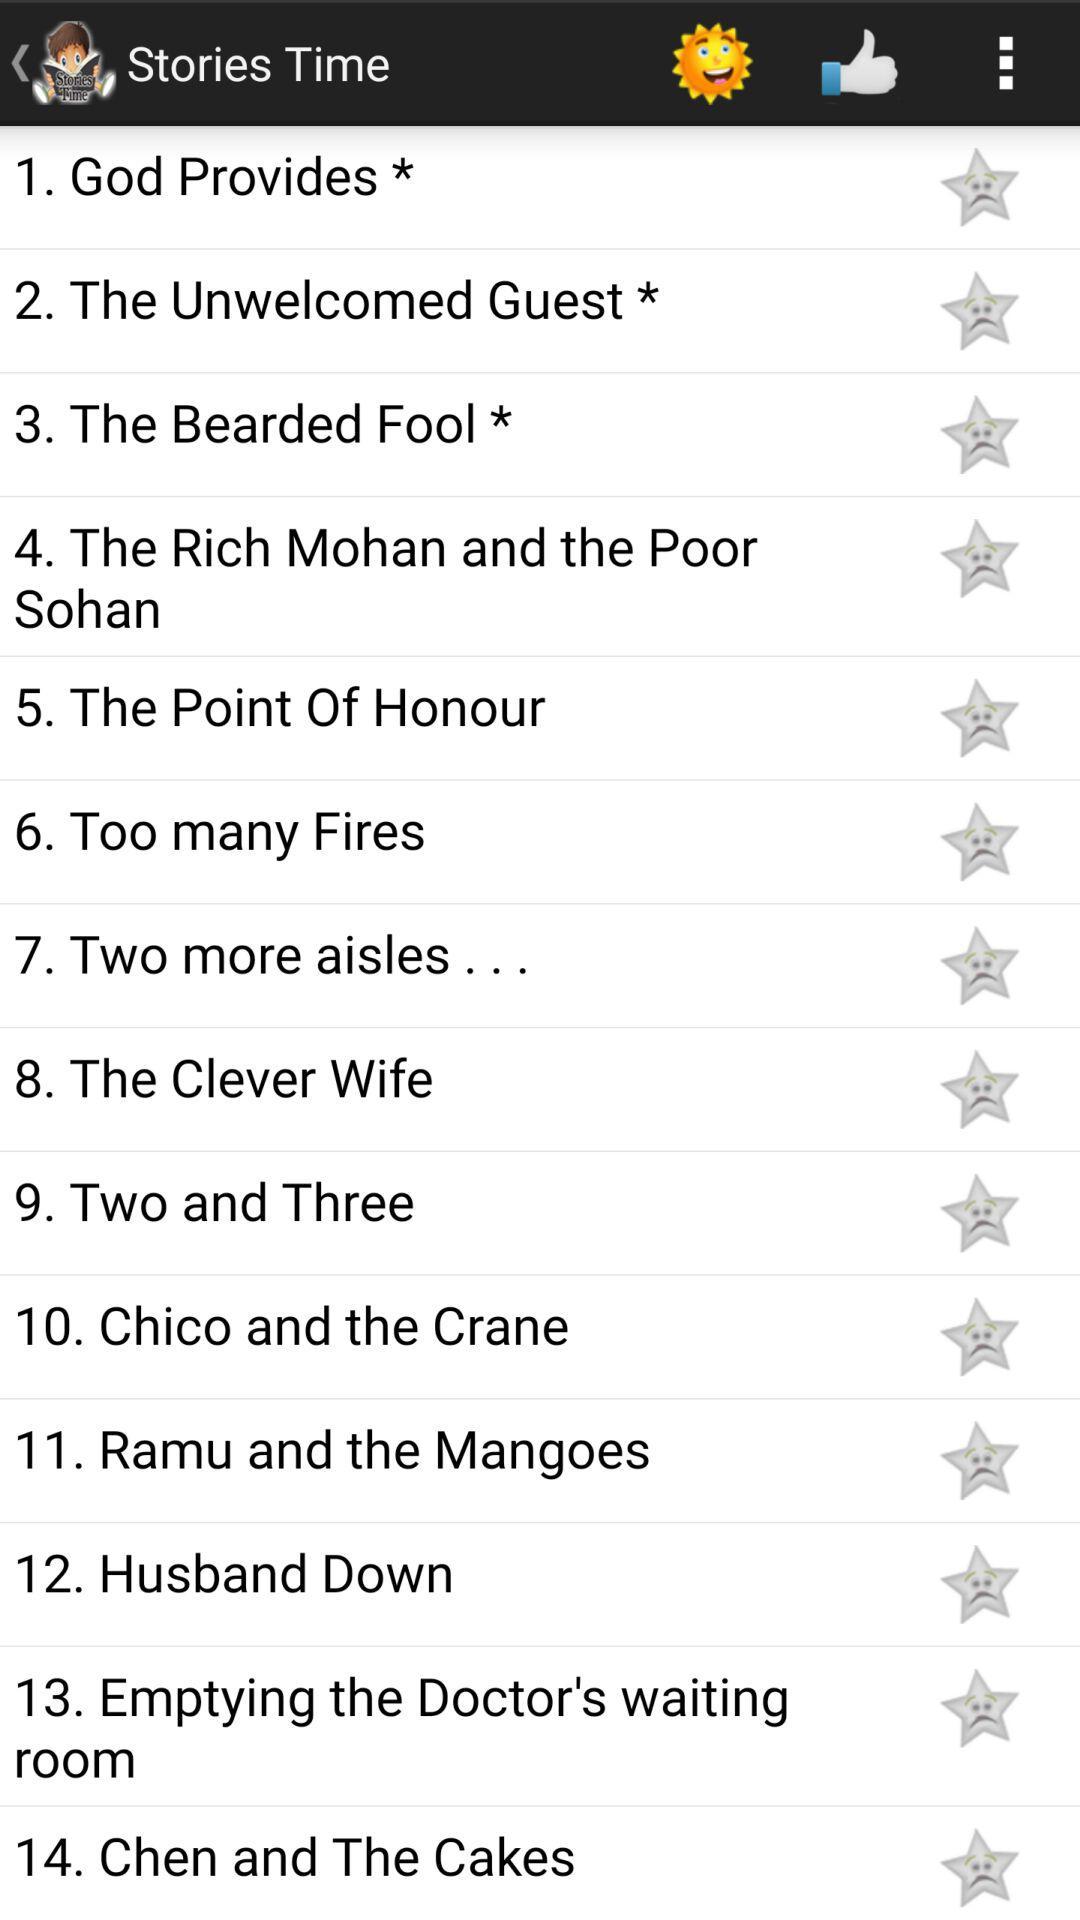 The width and height of the screenshot is (1080, 1920). I want to click on rate the story, so click(978, 1707).